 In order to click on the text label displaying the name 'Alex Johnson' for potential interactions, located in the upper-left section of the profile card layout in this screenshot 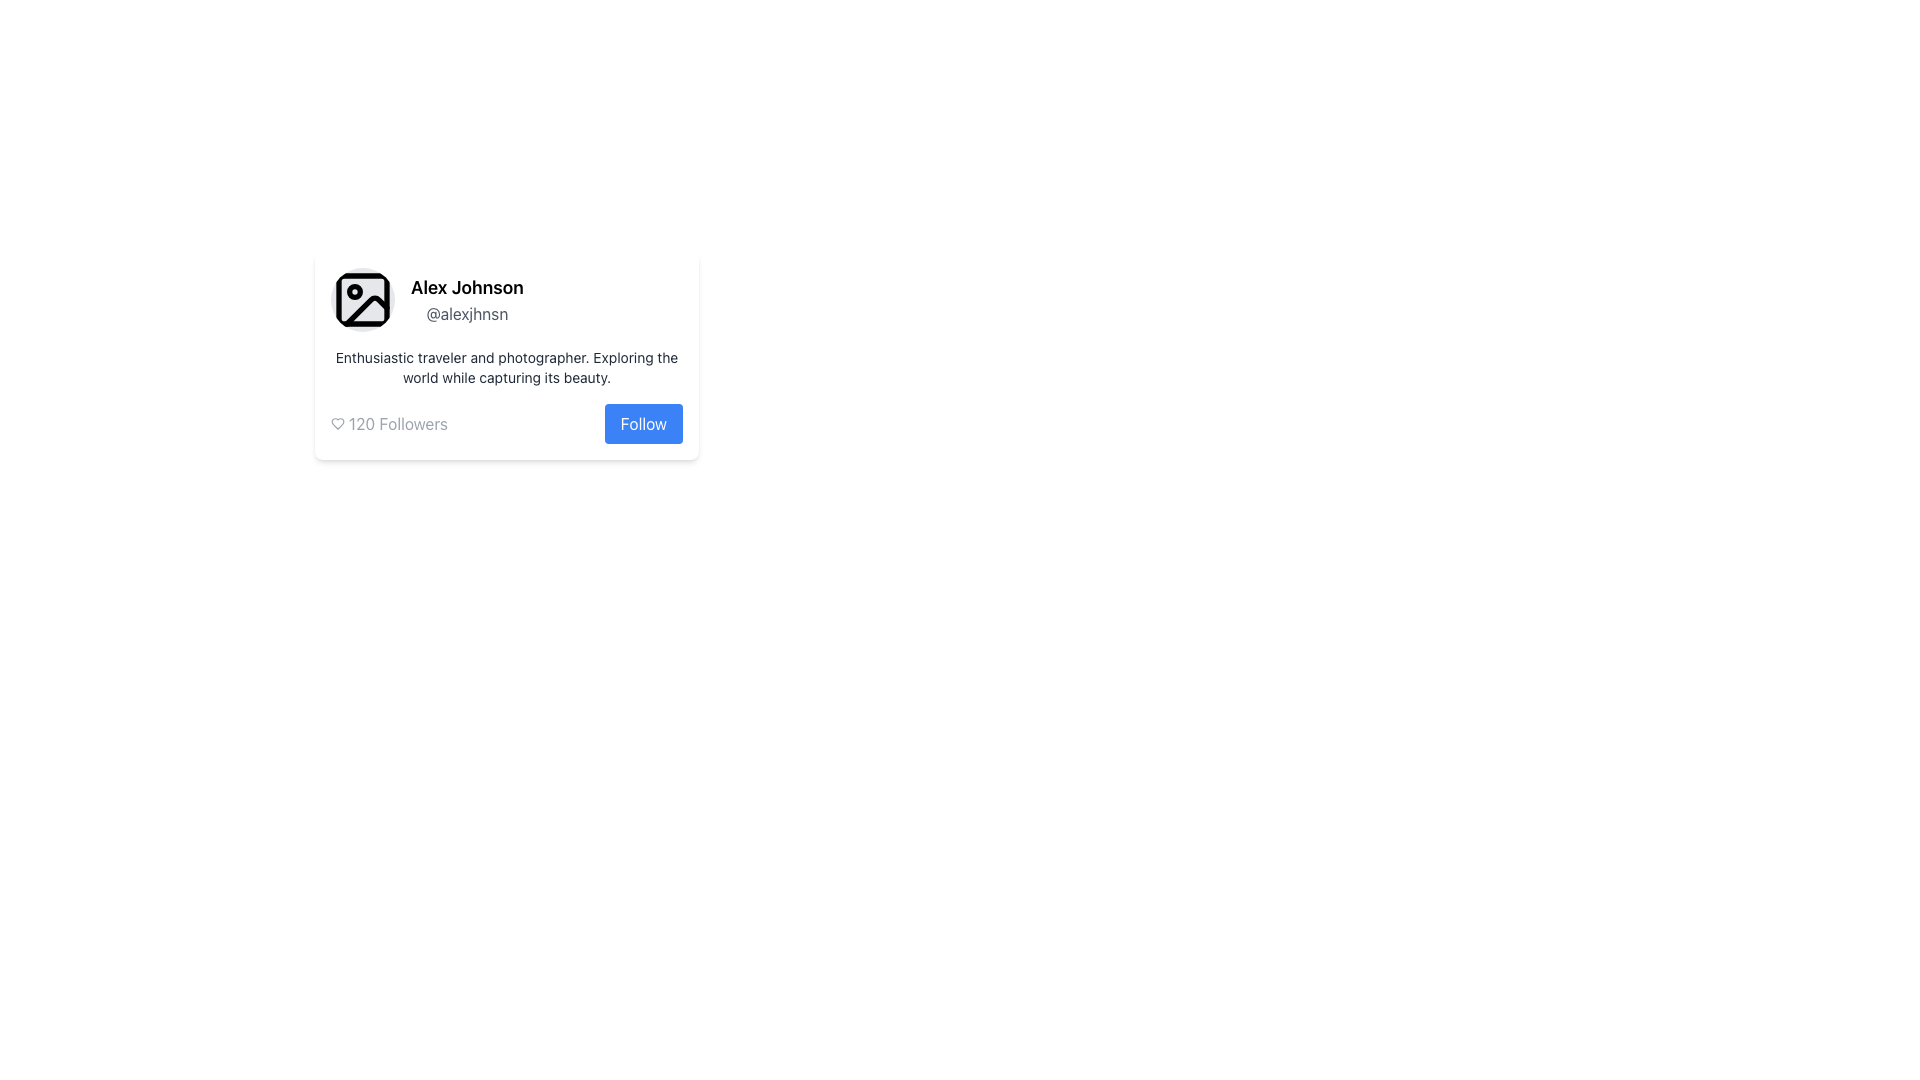, I will do `click(466, 288)`.